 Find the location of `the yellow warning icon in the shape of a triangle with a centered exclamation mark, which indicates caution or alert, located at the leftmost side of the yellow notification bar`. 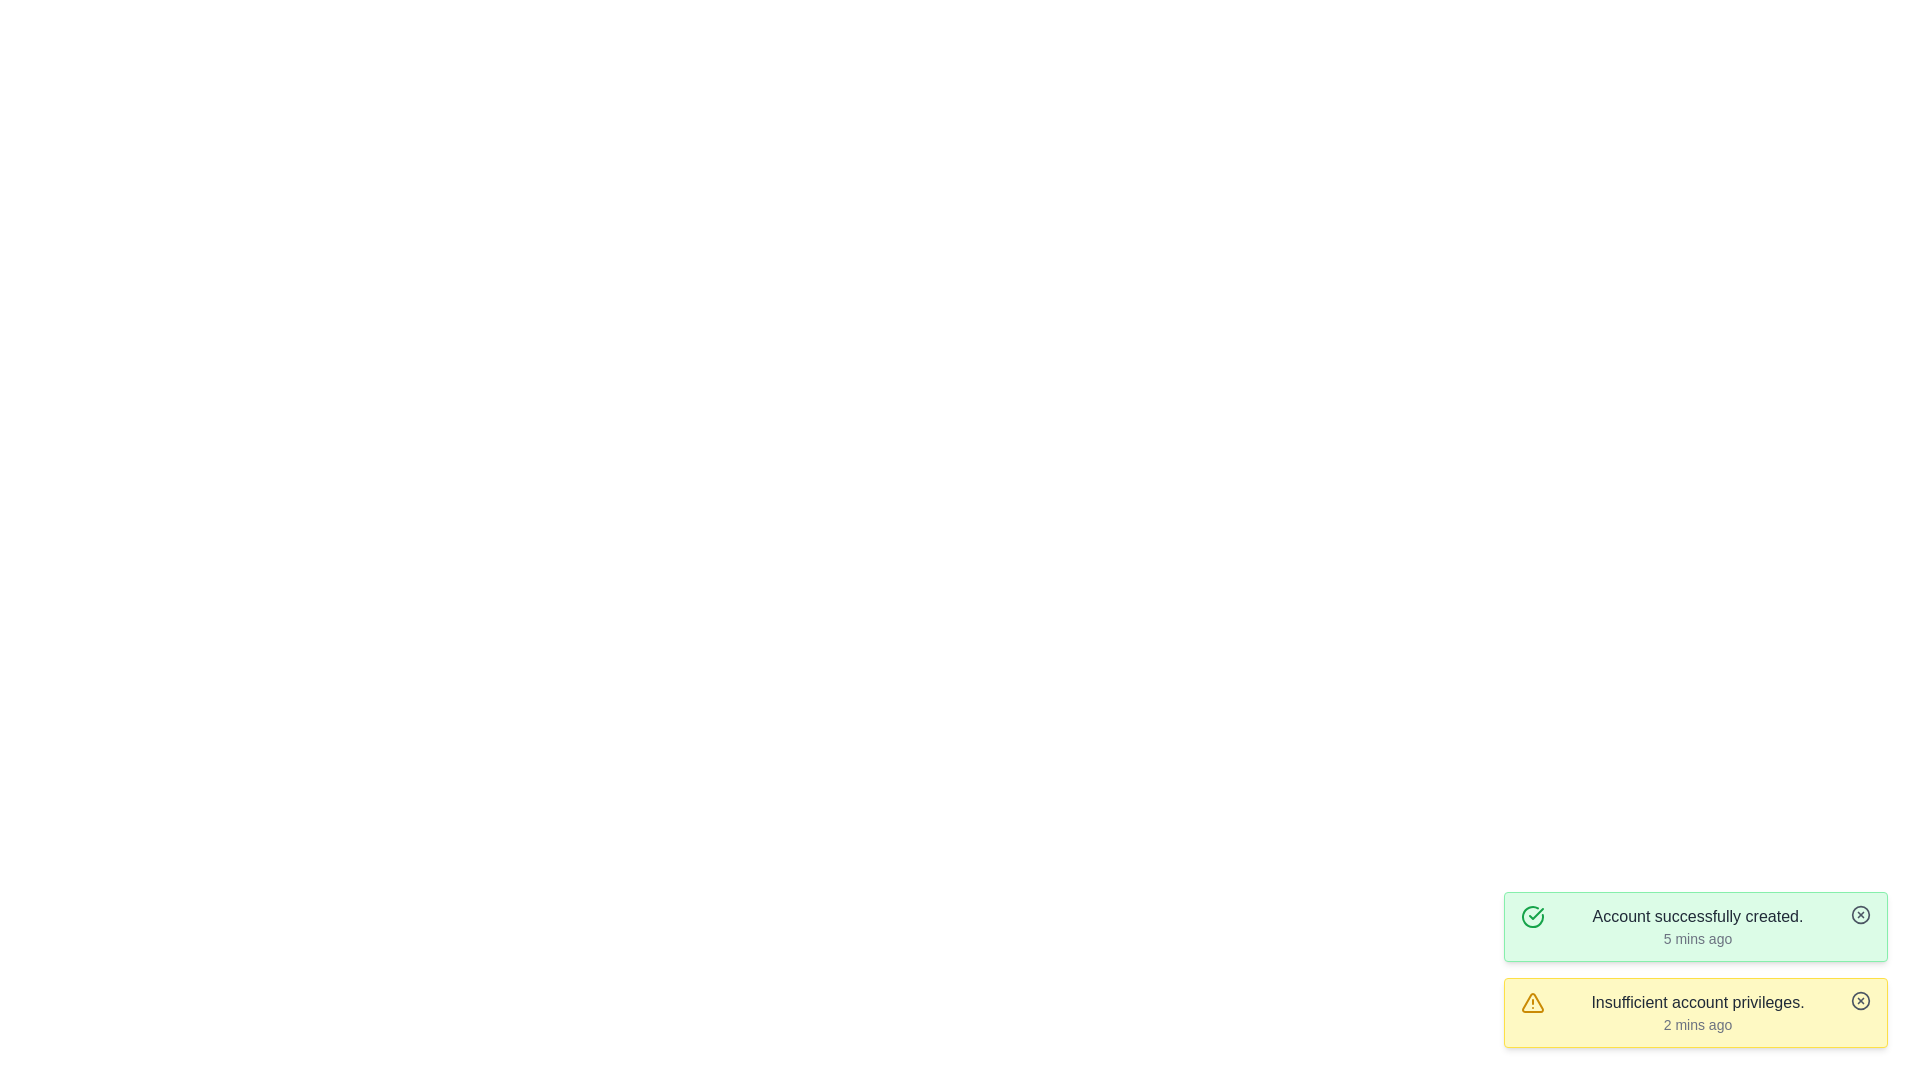

the yellow warning icon in the shape of a triangle with a centered exclamation mark, which indicates caution or alert, located at the leftmost side of the yellow notification bar is located at coordinates (1531, 1002).